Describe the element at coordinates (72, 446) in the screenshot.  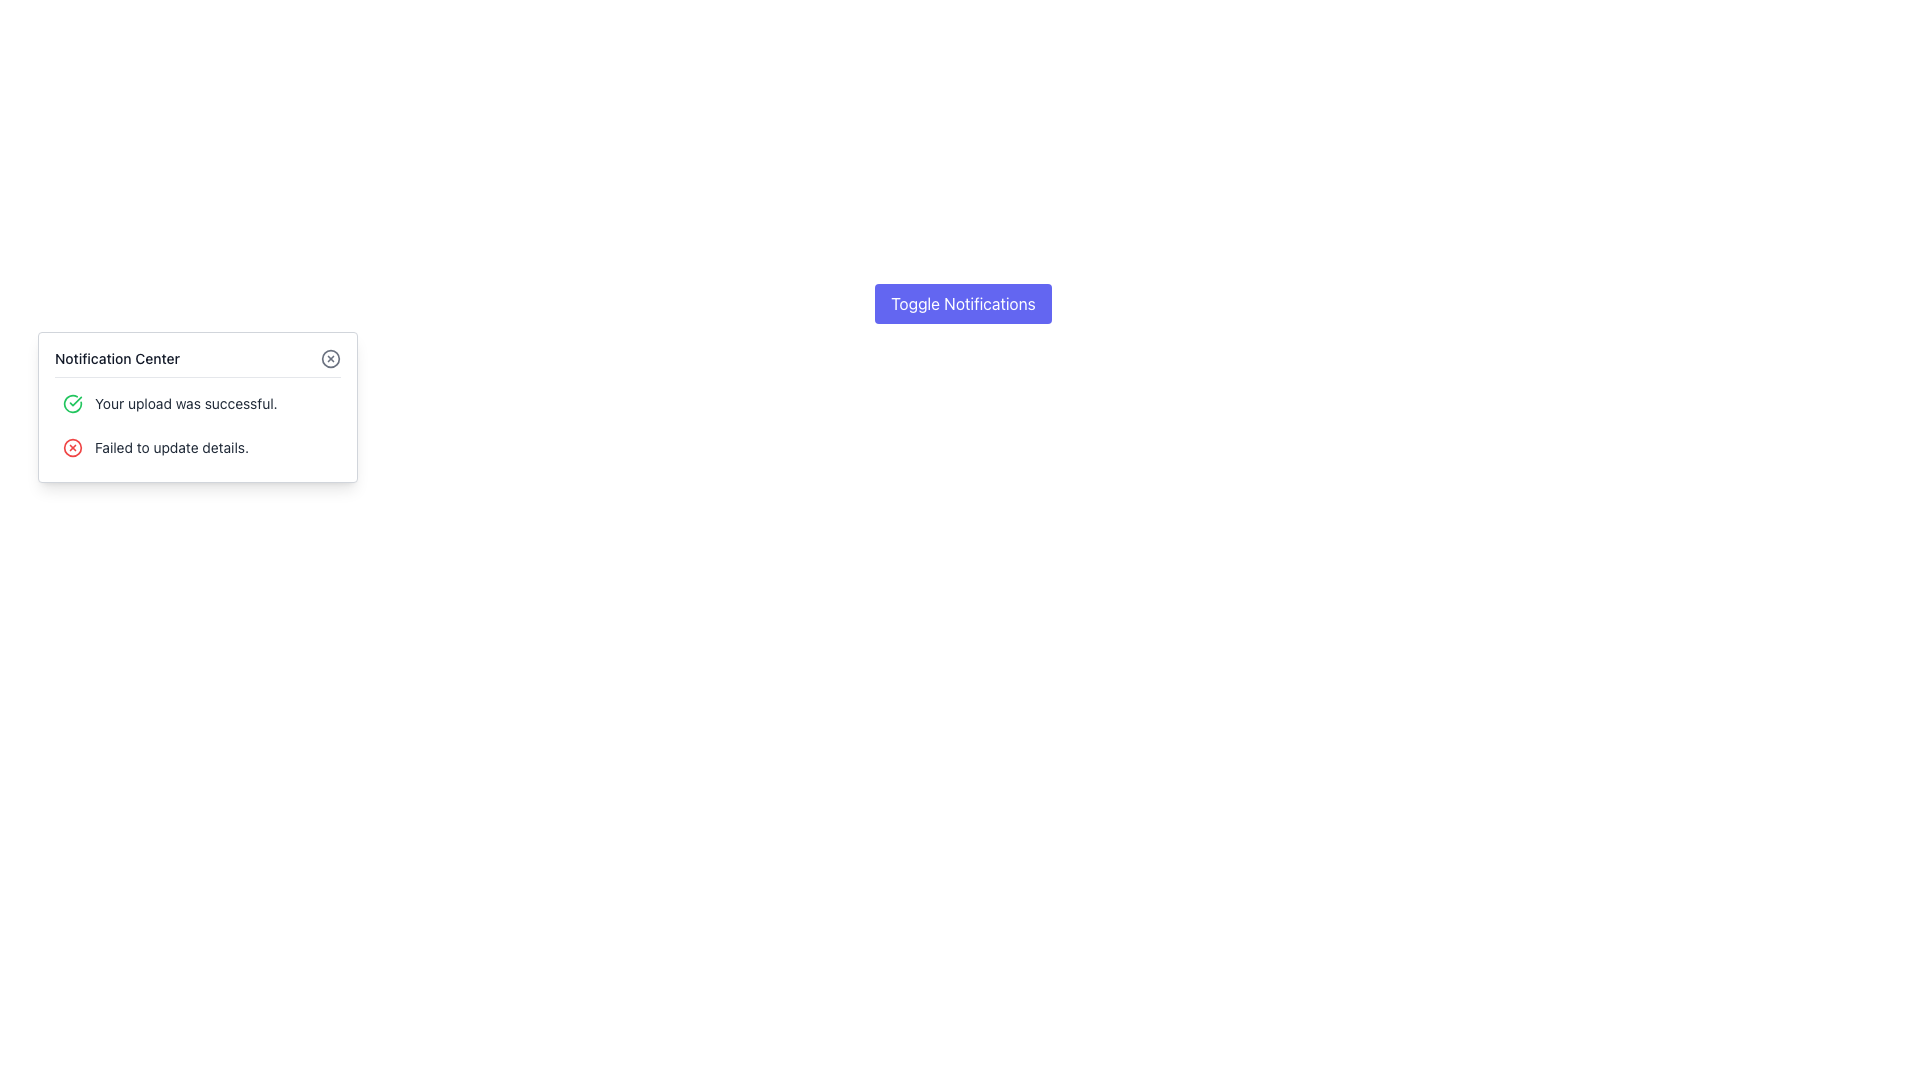
I see `the red circular error icon located in the notification panel to interpret the error status related to the 'Failed to update details.' message` at that location.